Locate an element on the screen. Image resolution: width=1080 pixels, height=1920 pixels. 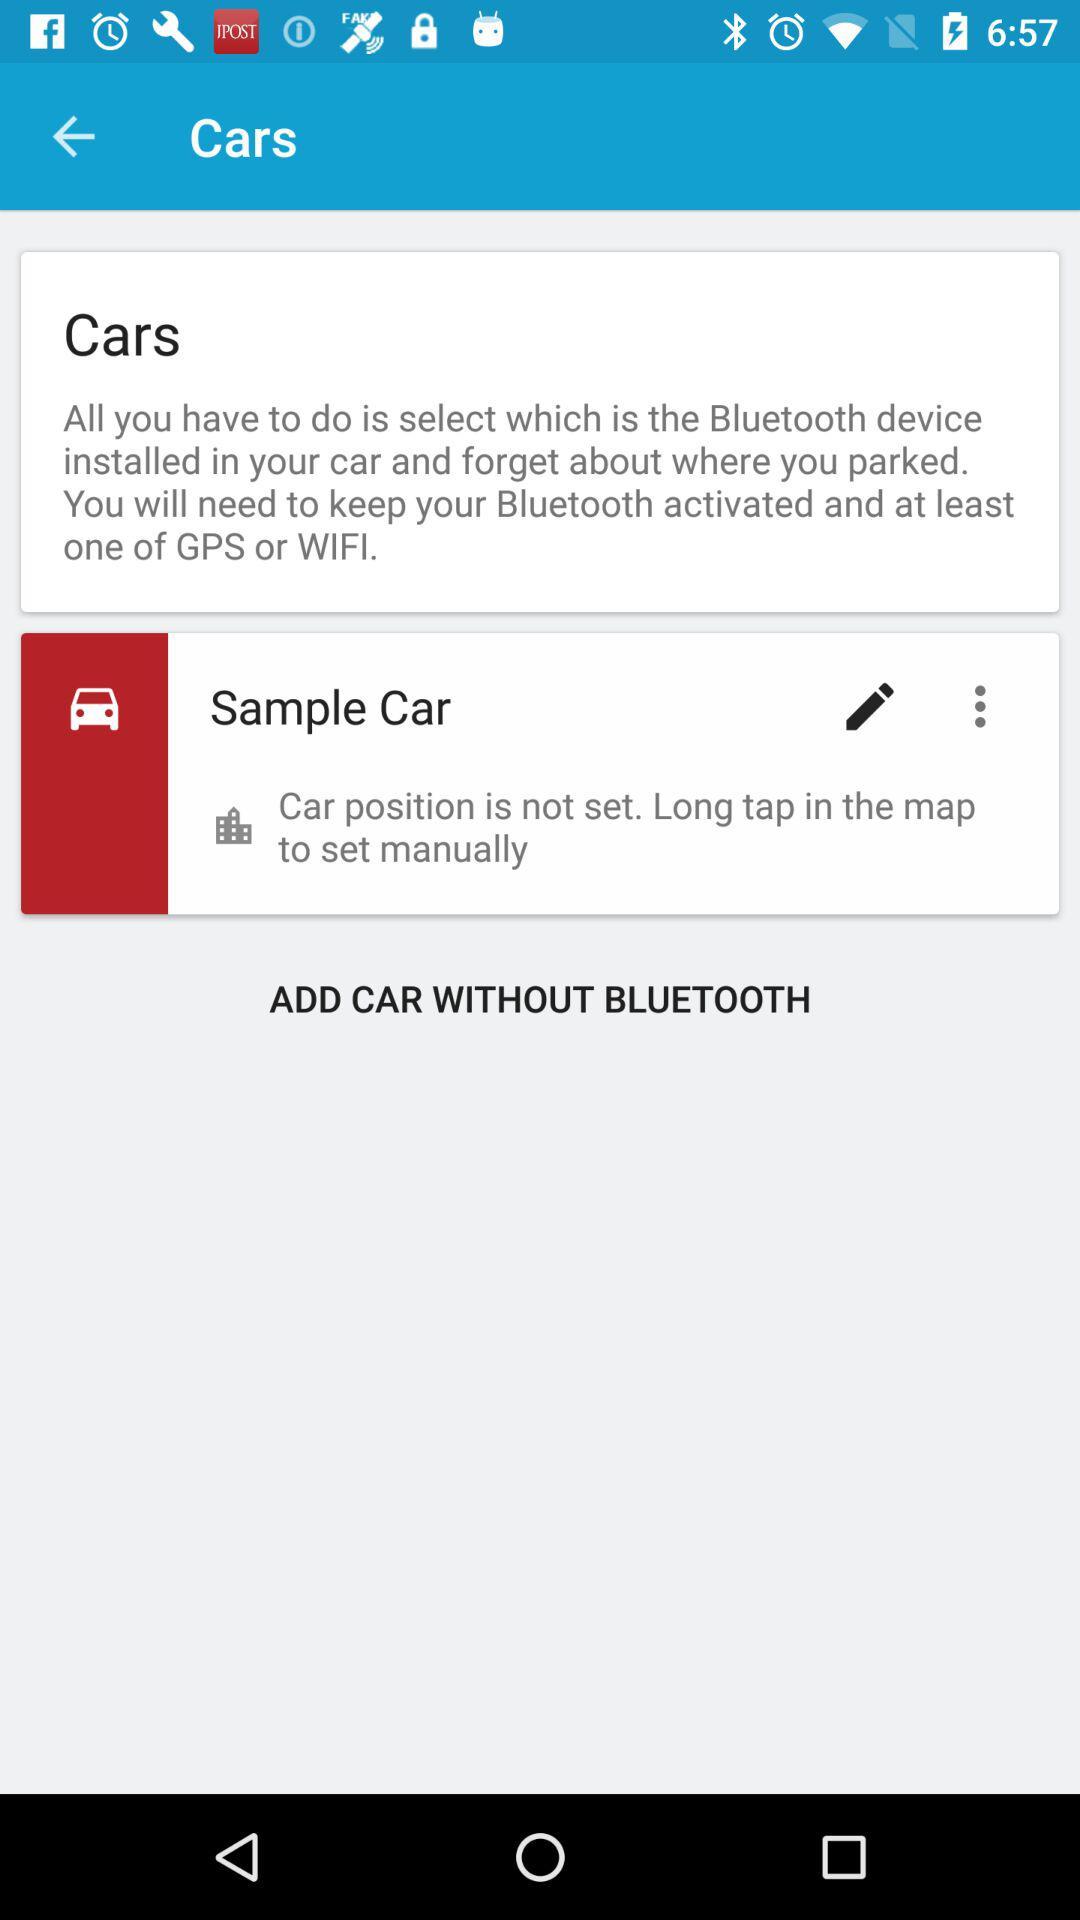
icon above the car position is is located at coordinates (869, 706).